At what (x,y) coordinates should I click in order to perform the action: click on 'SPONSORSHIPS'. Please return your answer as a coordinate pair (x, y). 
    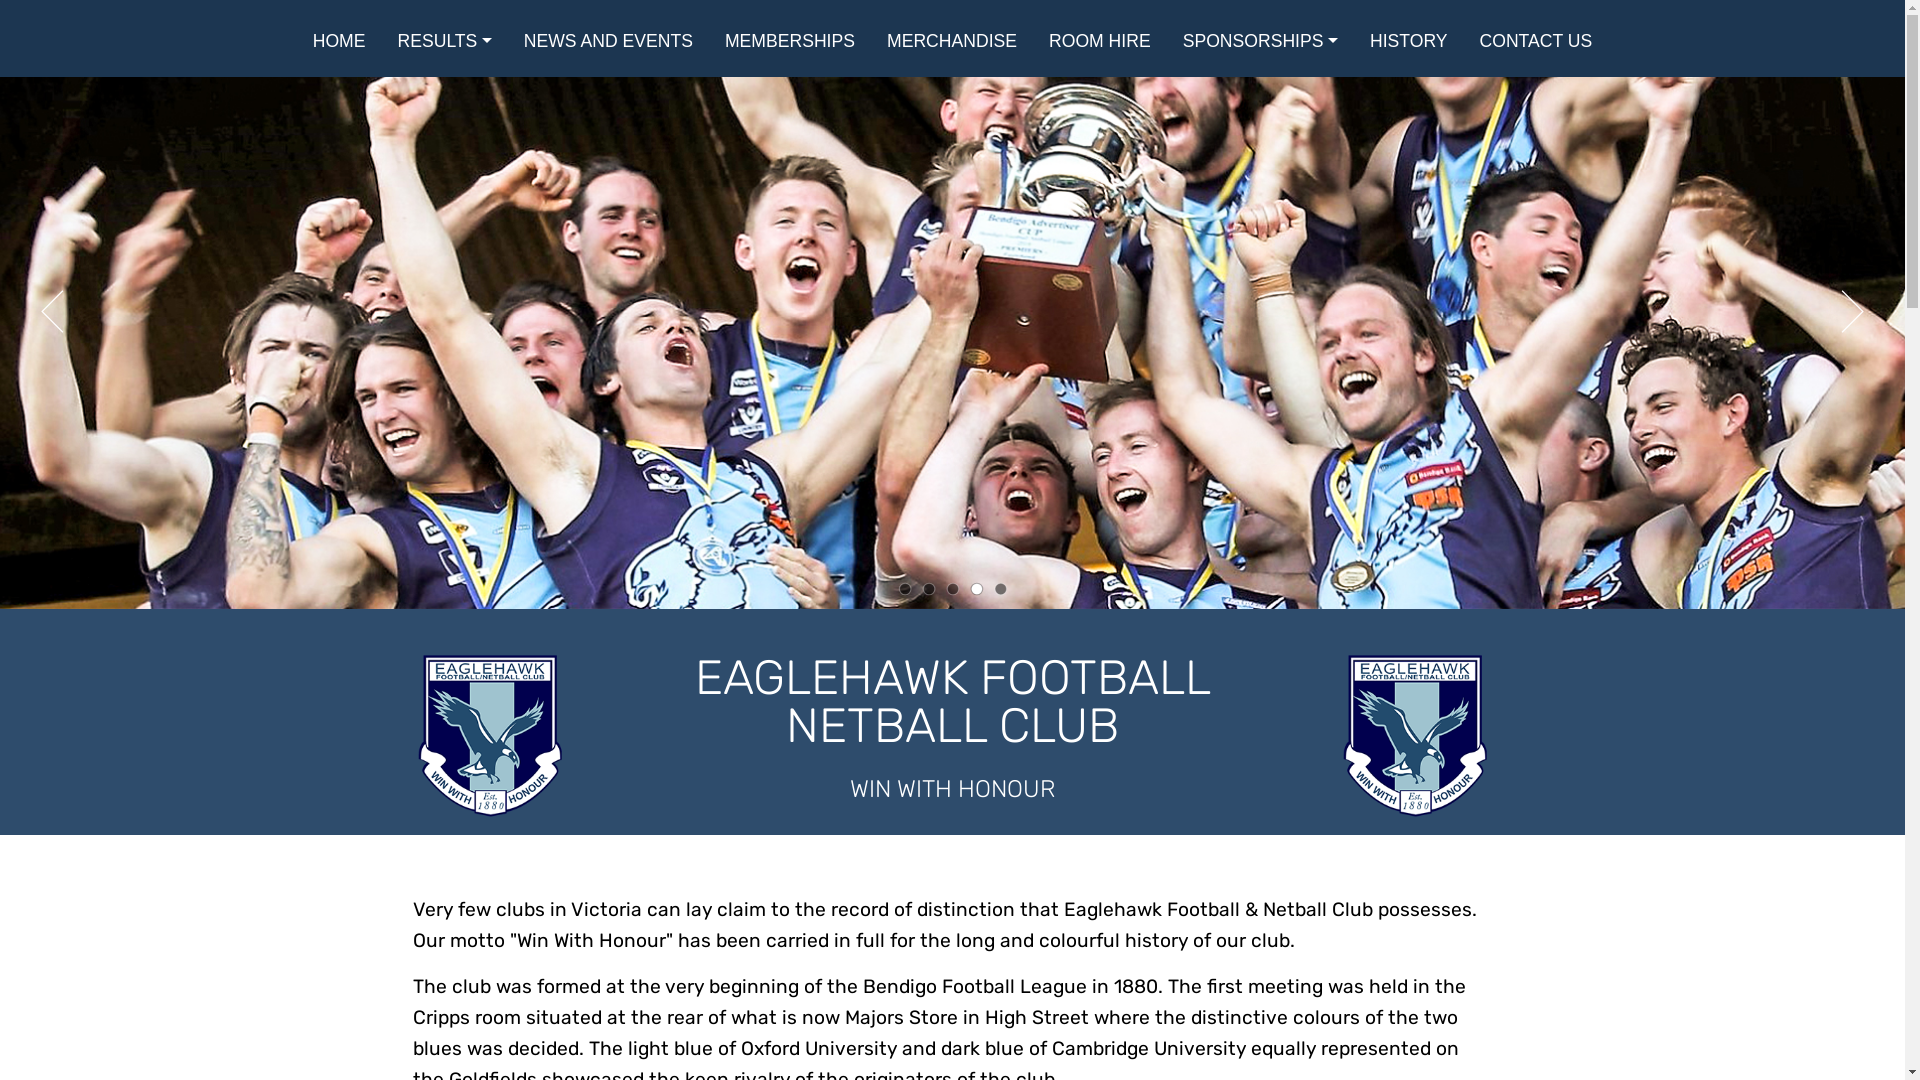
    Looking at the image, I should click on (1166, 41).